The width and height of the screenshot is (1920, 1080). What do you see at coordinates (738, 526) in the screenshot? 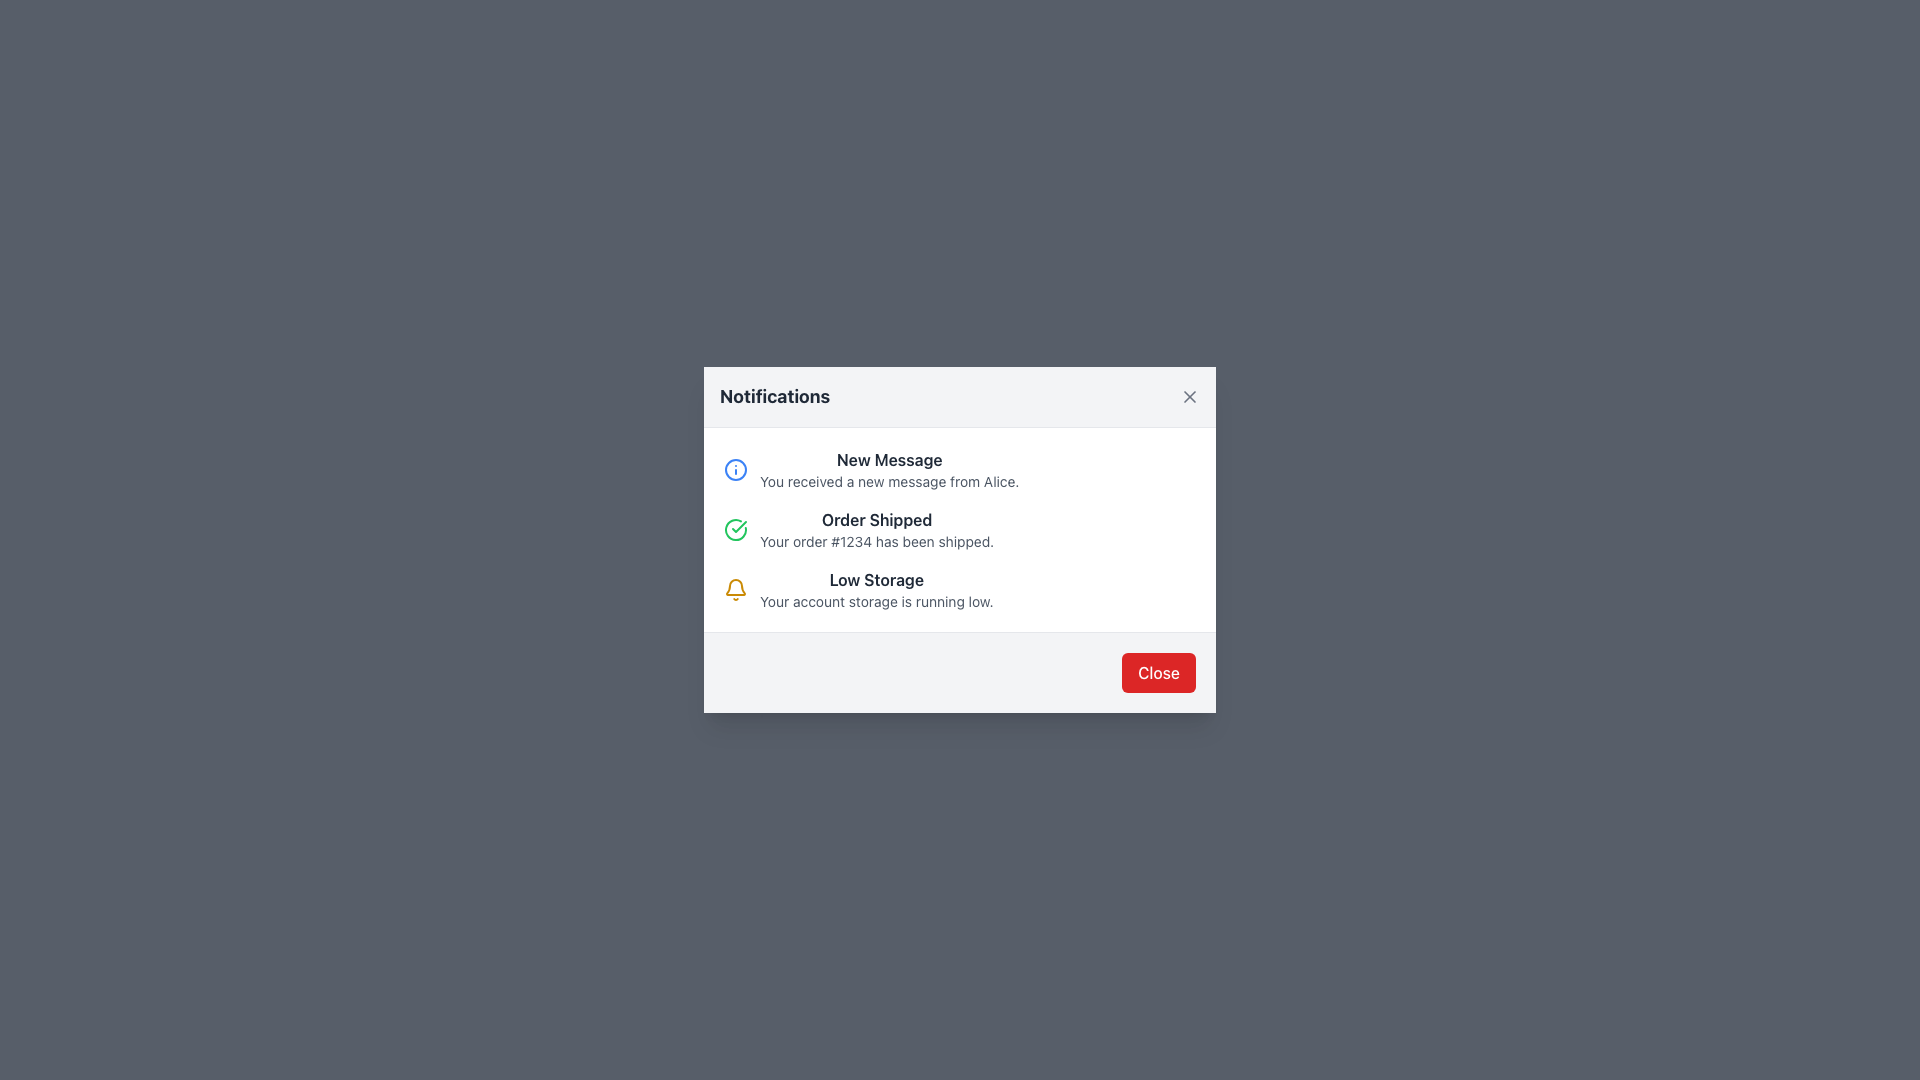
I see `the shipment success icon located to the left of the 'Order Shipped' notification text in the lower half of the notification card layout` at bounding box center [738, 526].